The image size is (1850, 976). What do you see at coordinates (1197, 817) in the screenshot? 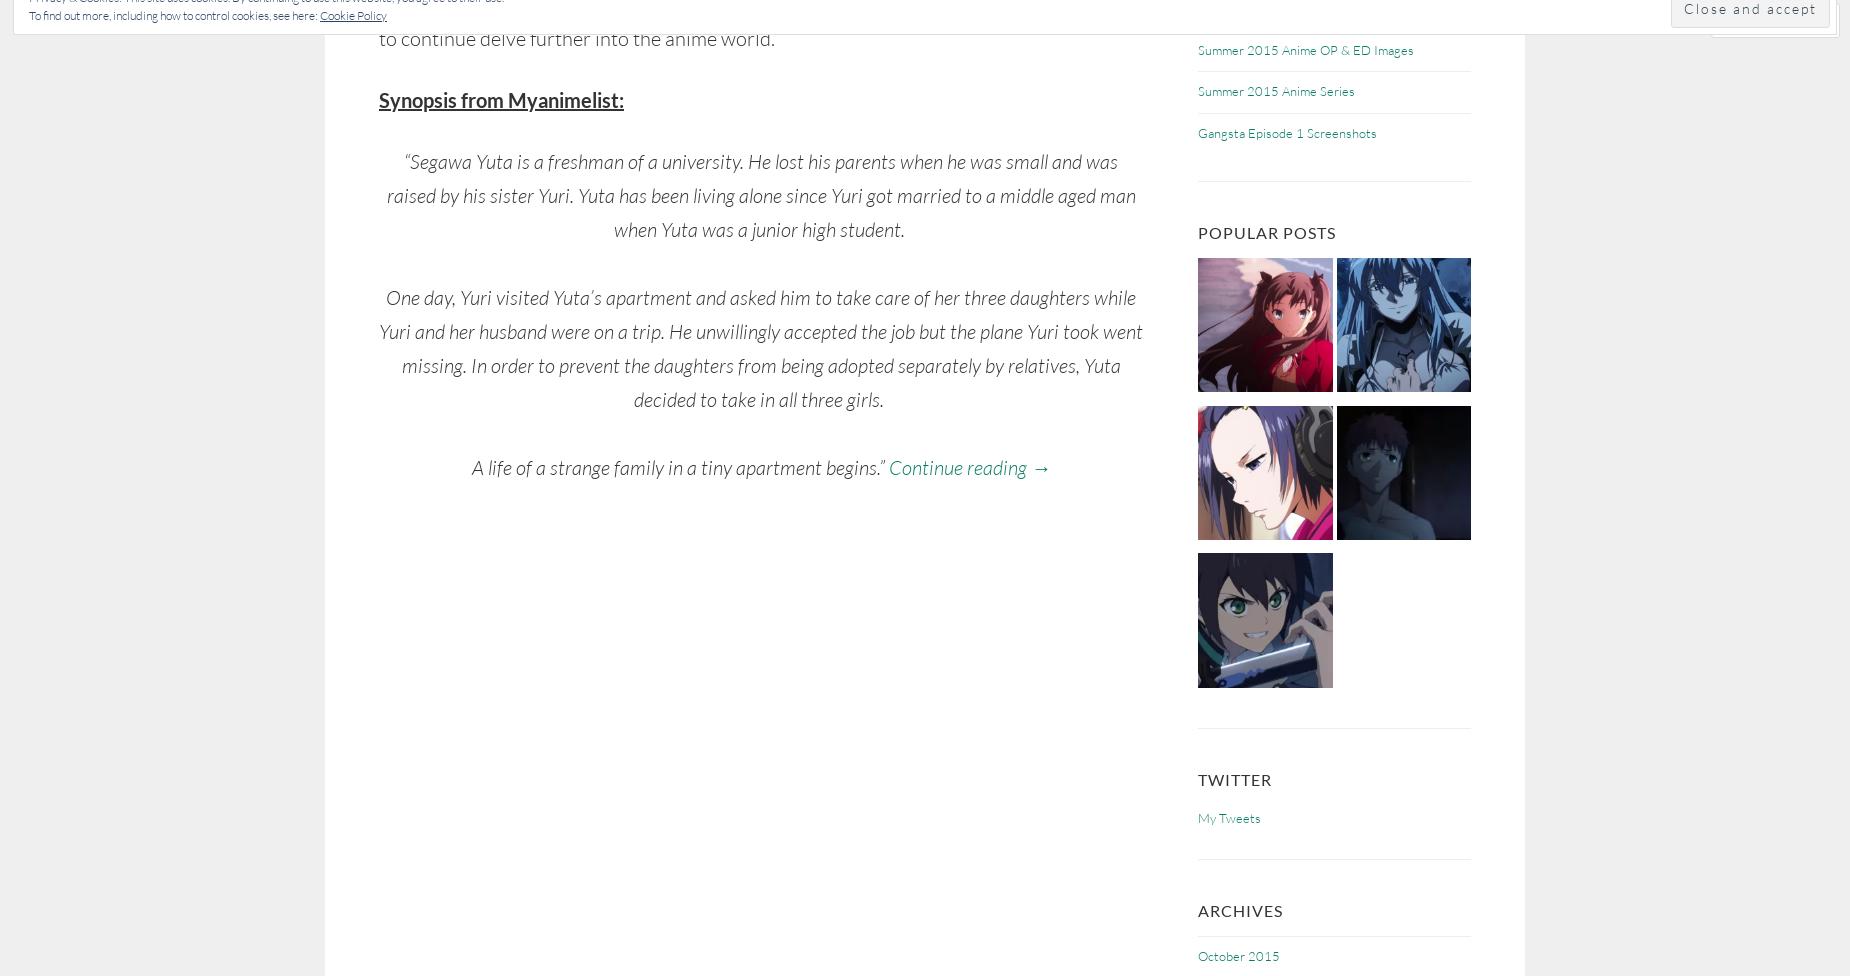
I see `'My Tweets'` at bounding box center [1197, 817].